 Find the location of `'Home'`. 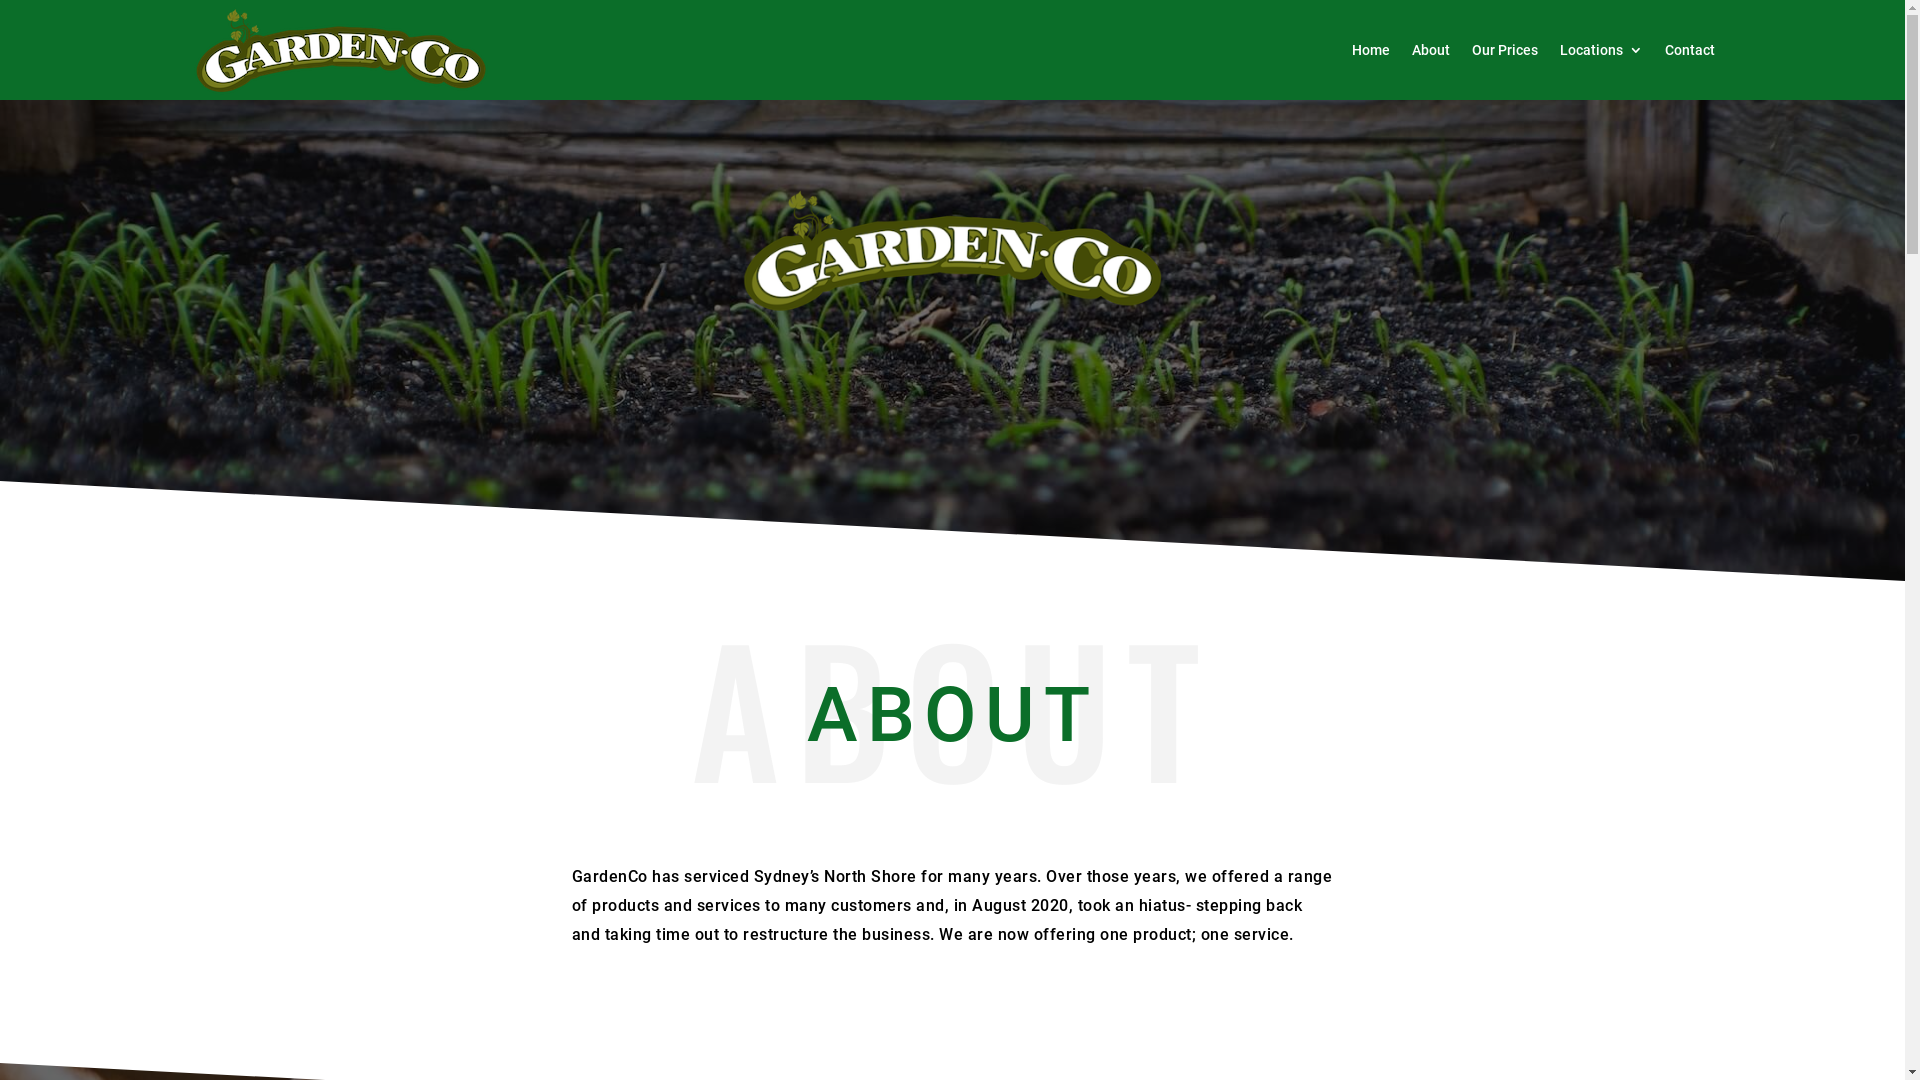

'Home' is located at coordinates (1370, 49).